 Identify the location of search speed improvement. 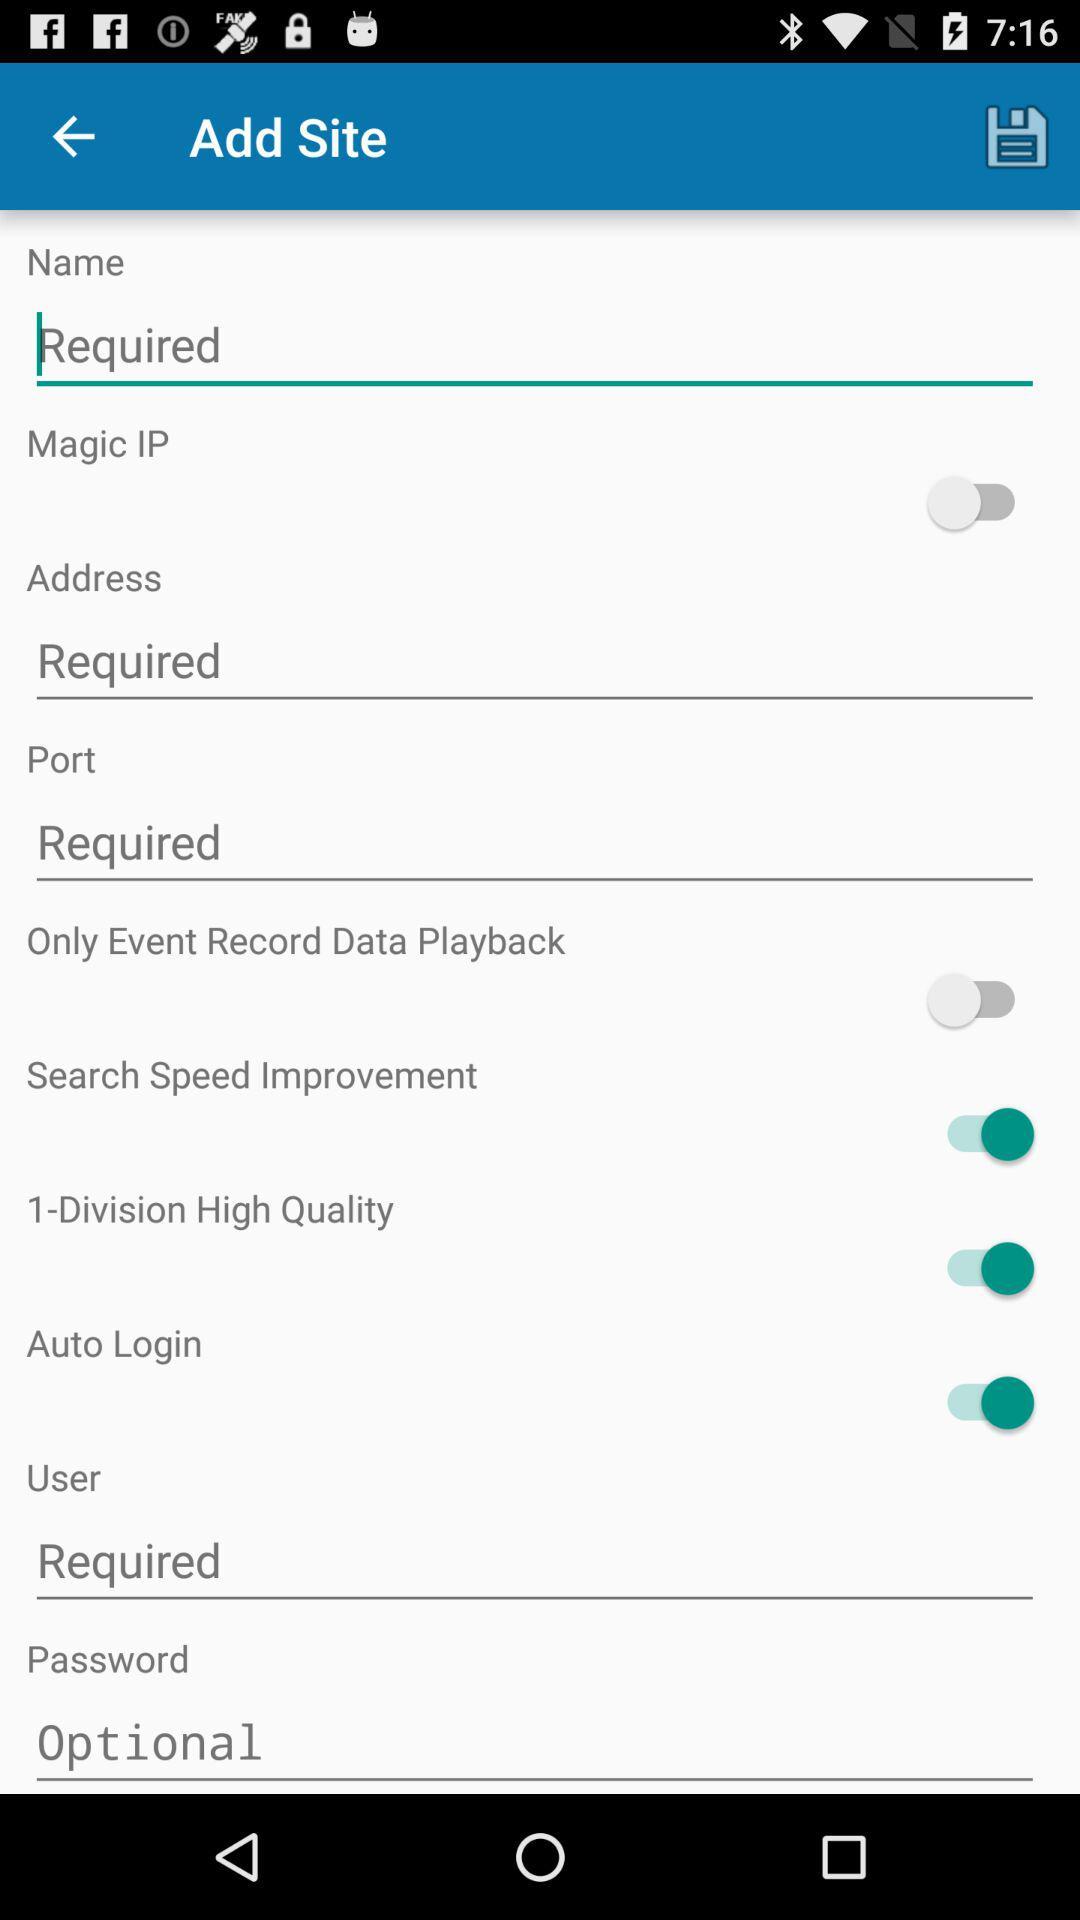
(979, 1134).